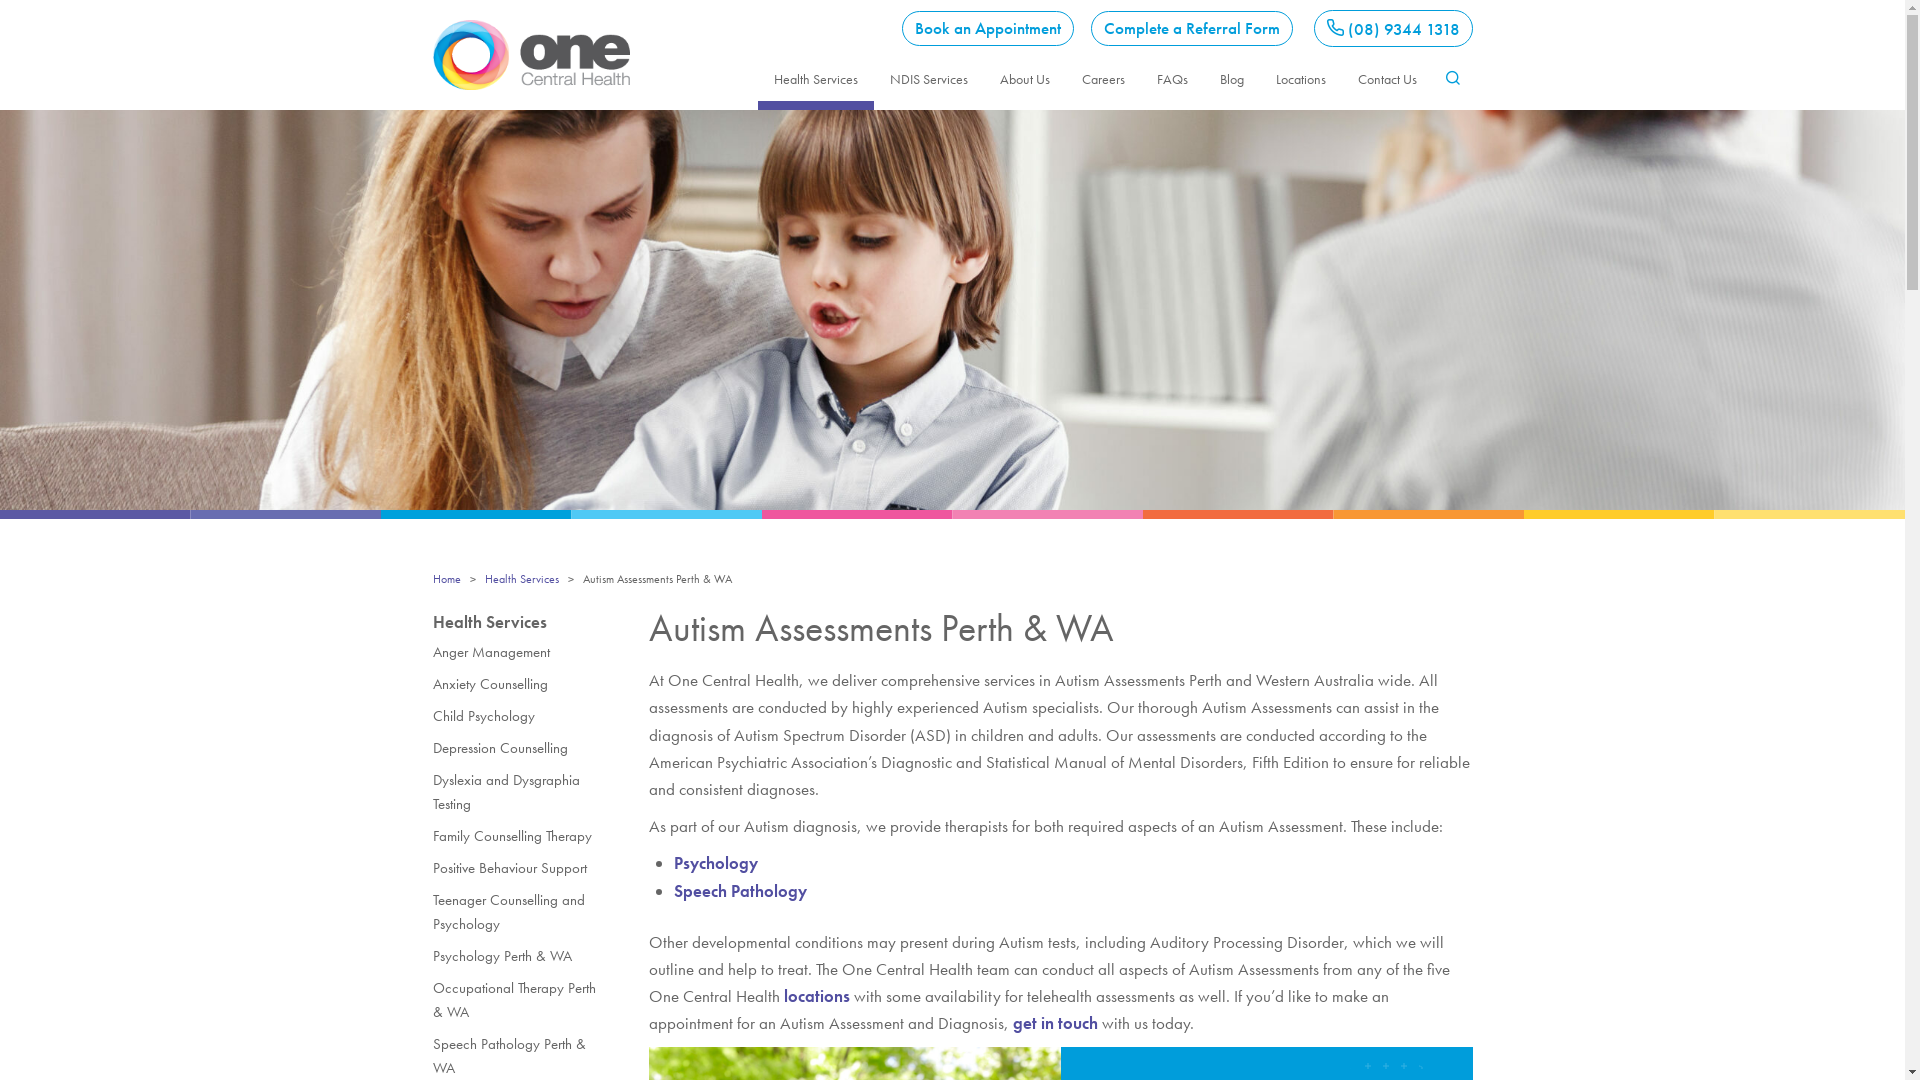 Image resolution: width=1920 pixels, height=1080 pixels. I want to click on 'Anger Management', so click(519, 651).